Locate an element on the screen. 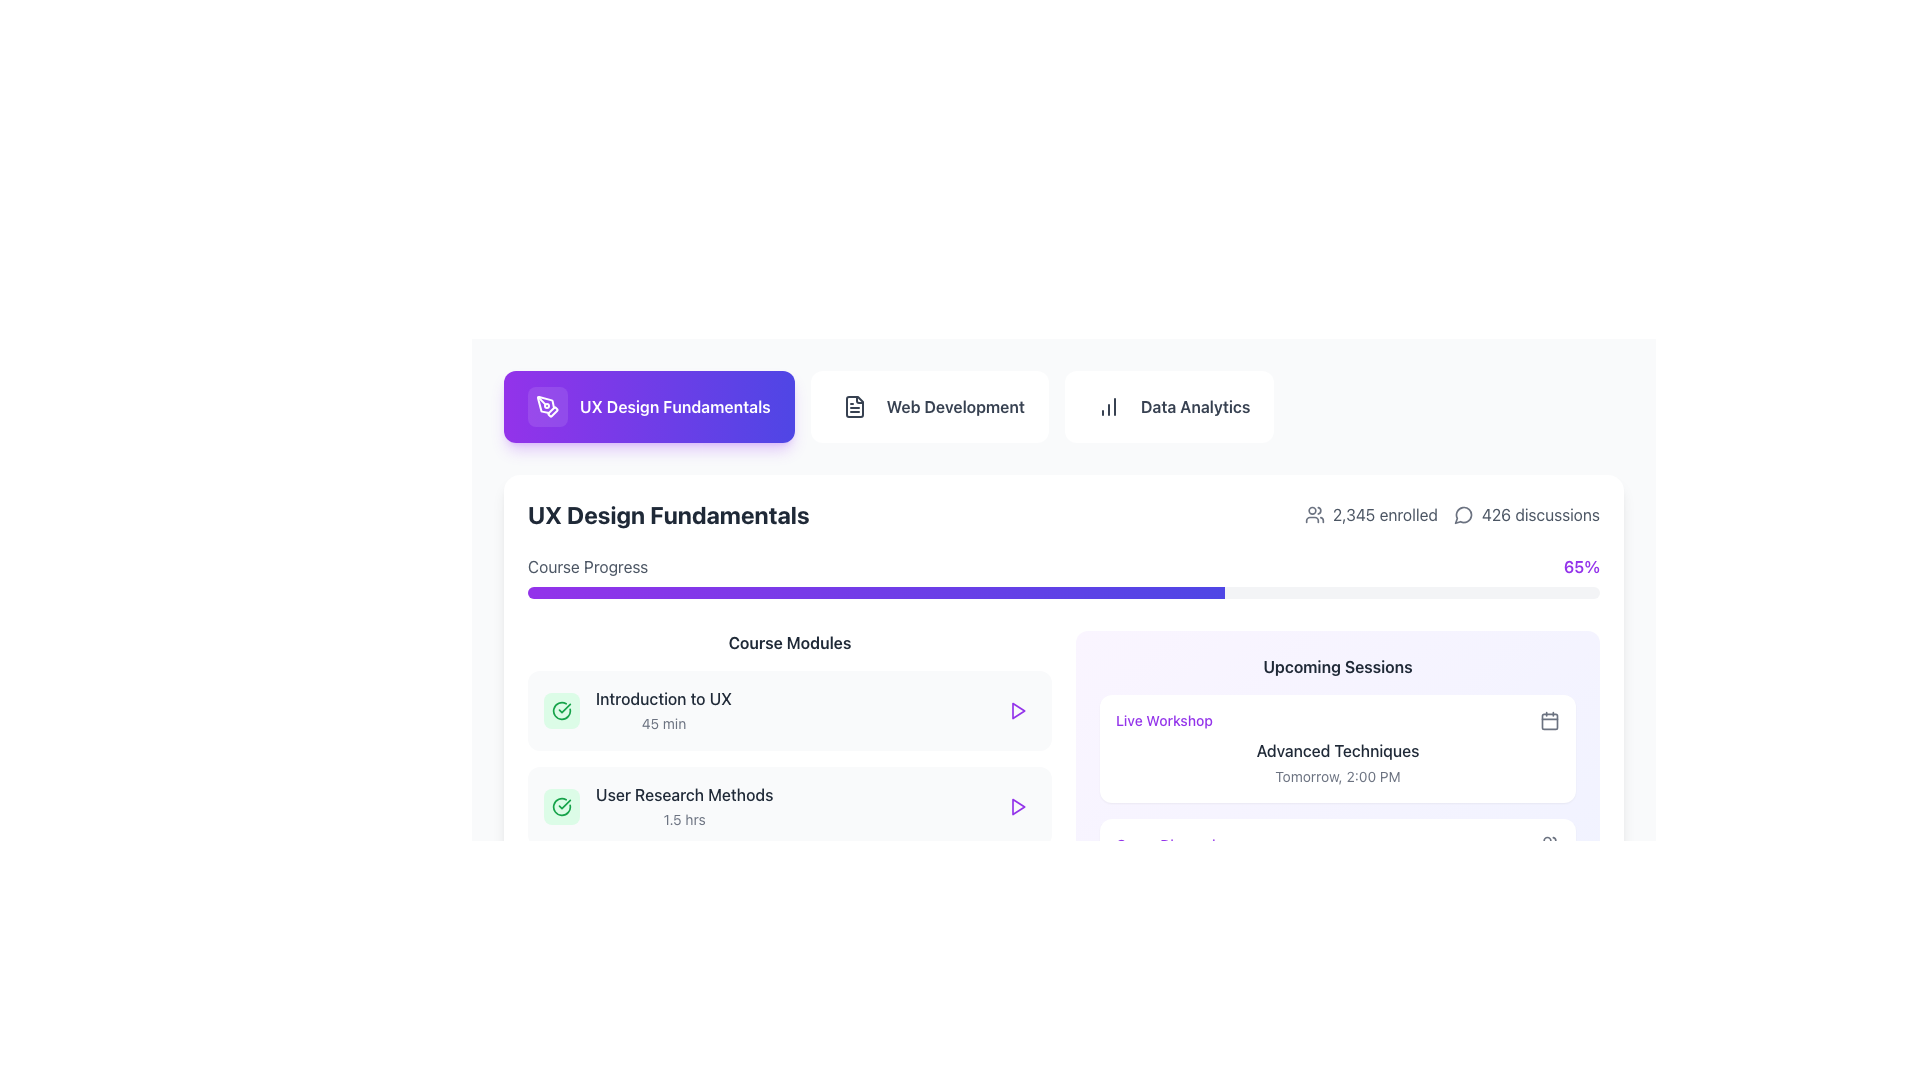 This screenshot has width=1920, height=1080. the small triangular play icon outlined in purple with a white fill is located at coordinates (1017, 709).